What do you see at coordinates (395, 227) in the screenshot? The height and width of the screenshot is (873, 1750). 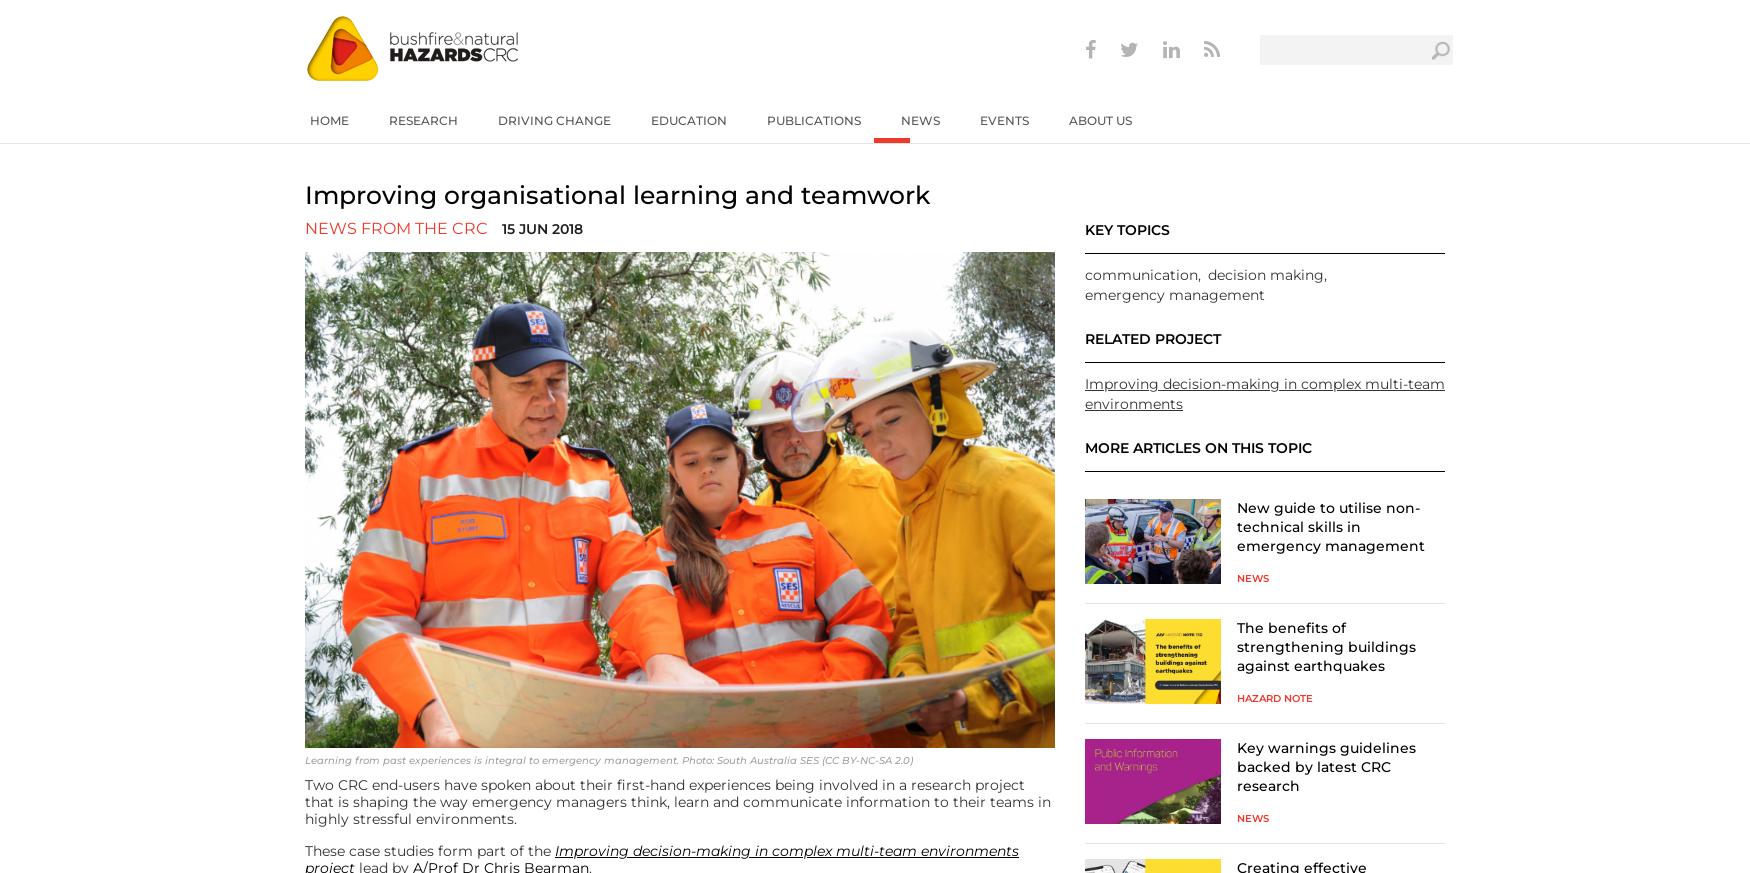 I see `'News from the CRC'` at bounding box center [395, 227].